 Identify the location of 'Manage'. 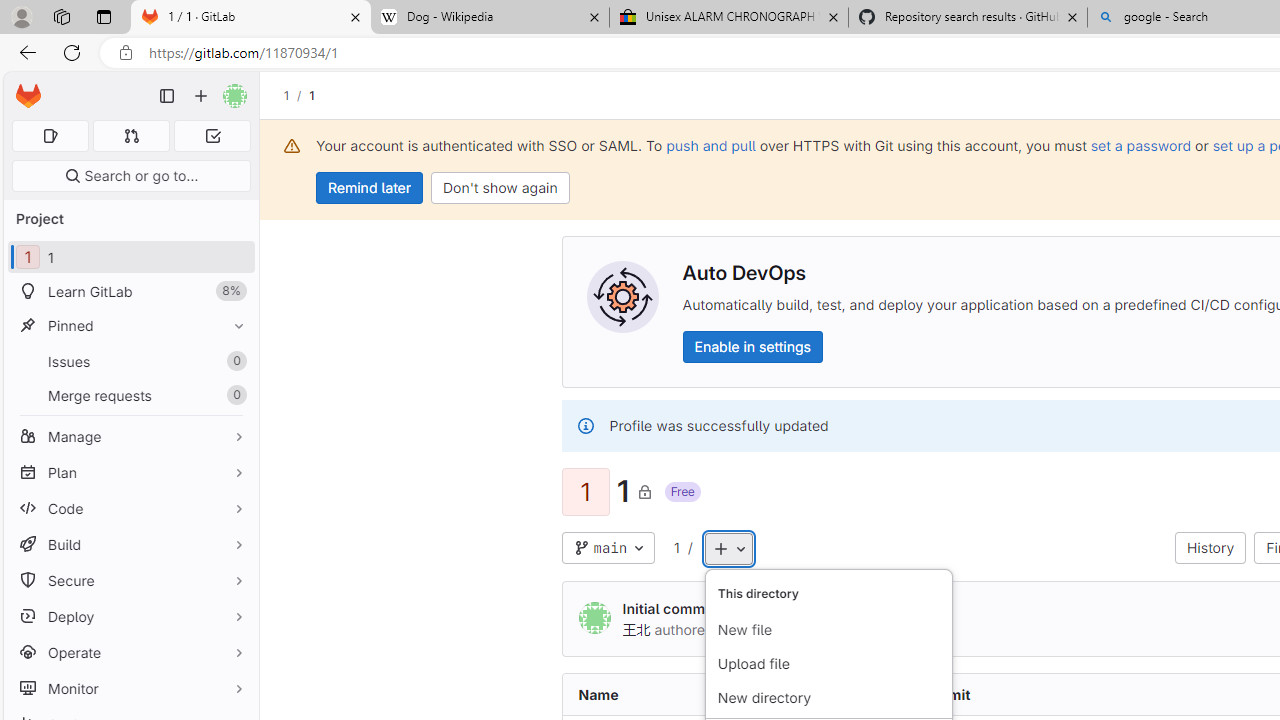
(130, 435).